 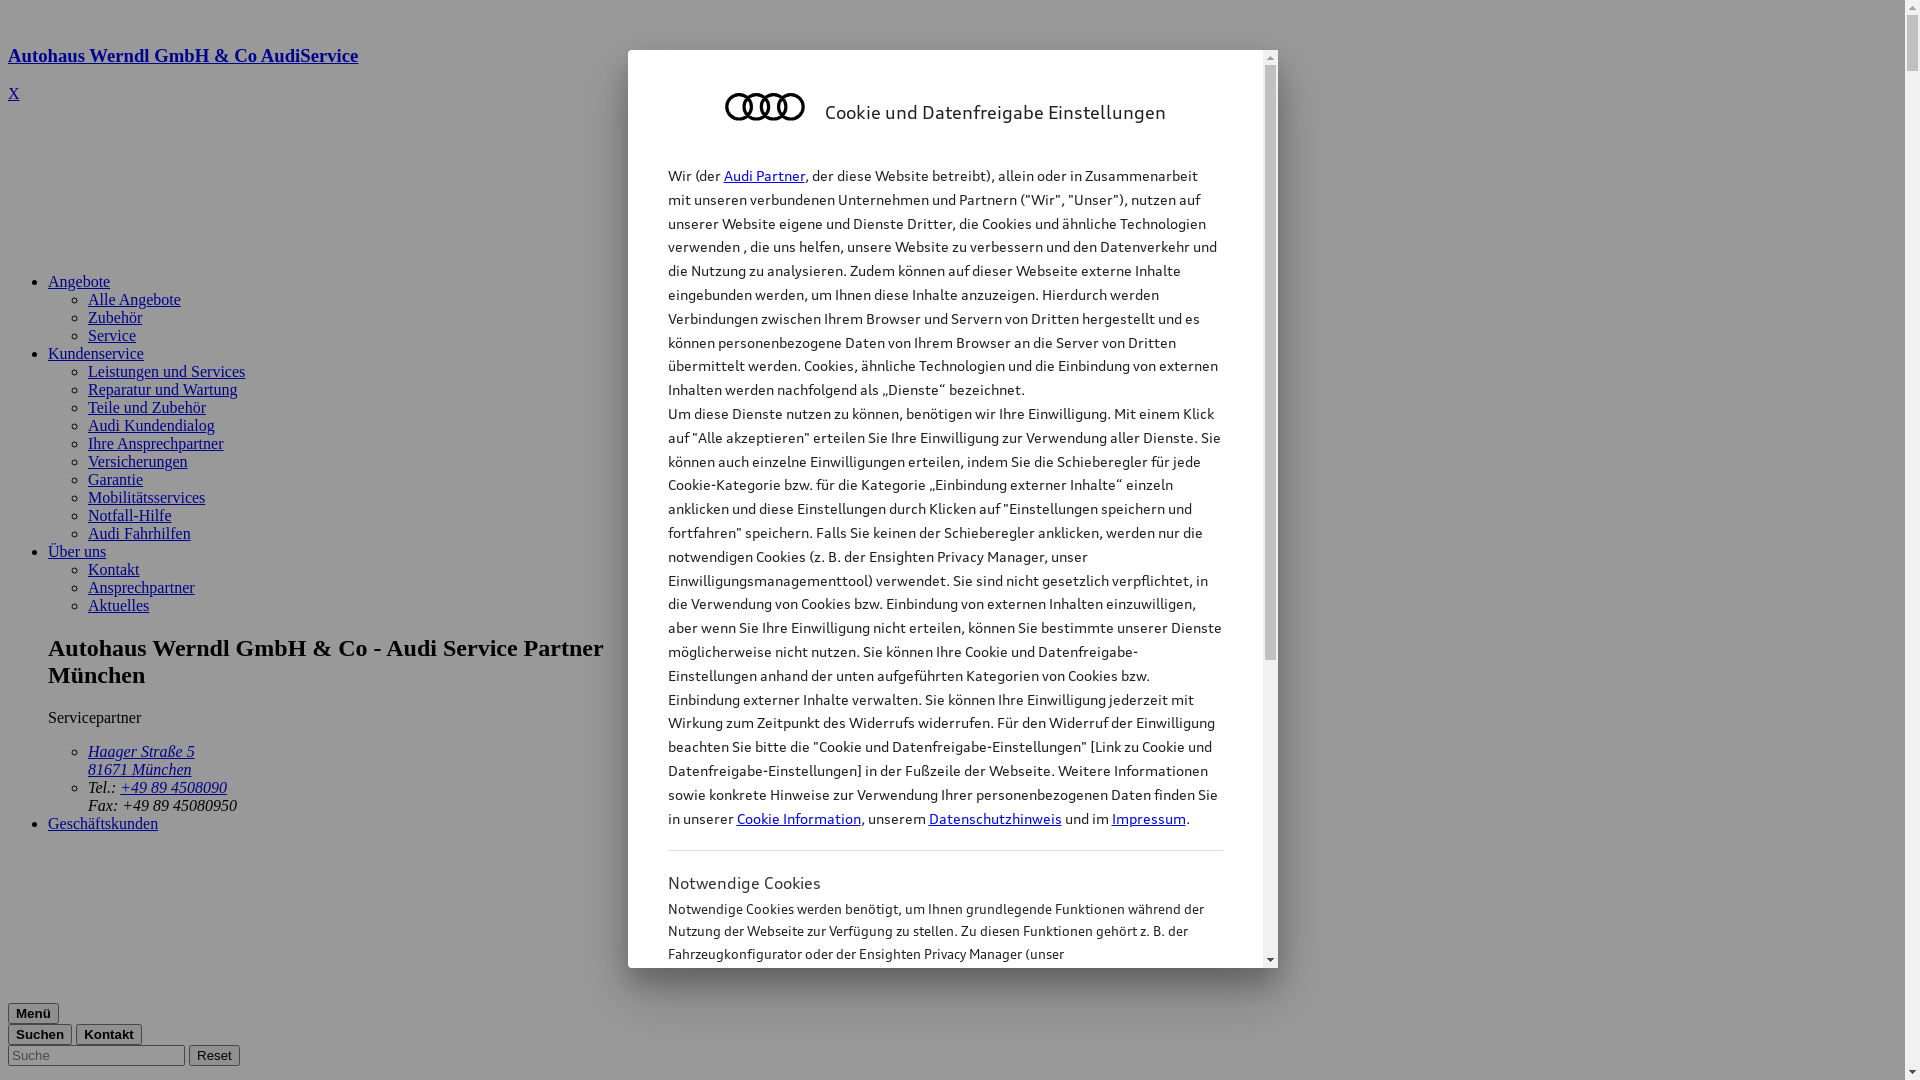 What do you see at coordinates (150, 424) in the screenshot?
I see `'Audi Kundendialog'` at bounding box center [150, 424].